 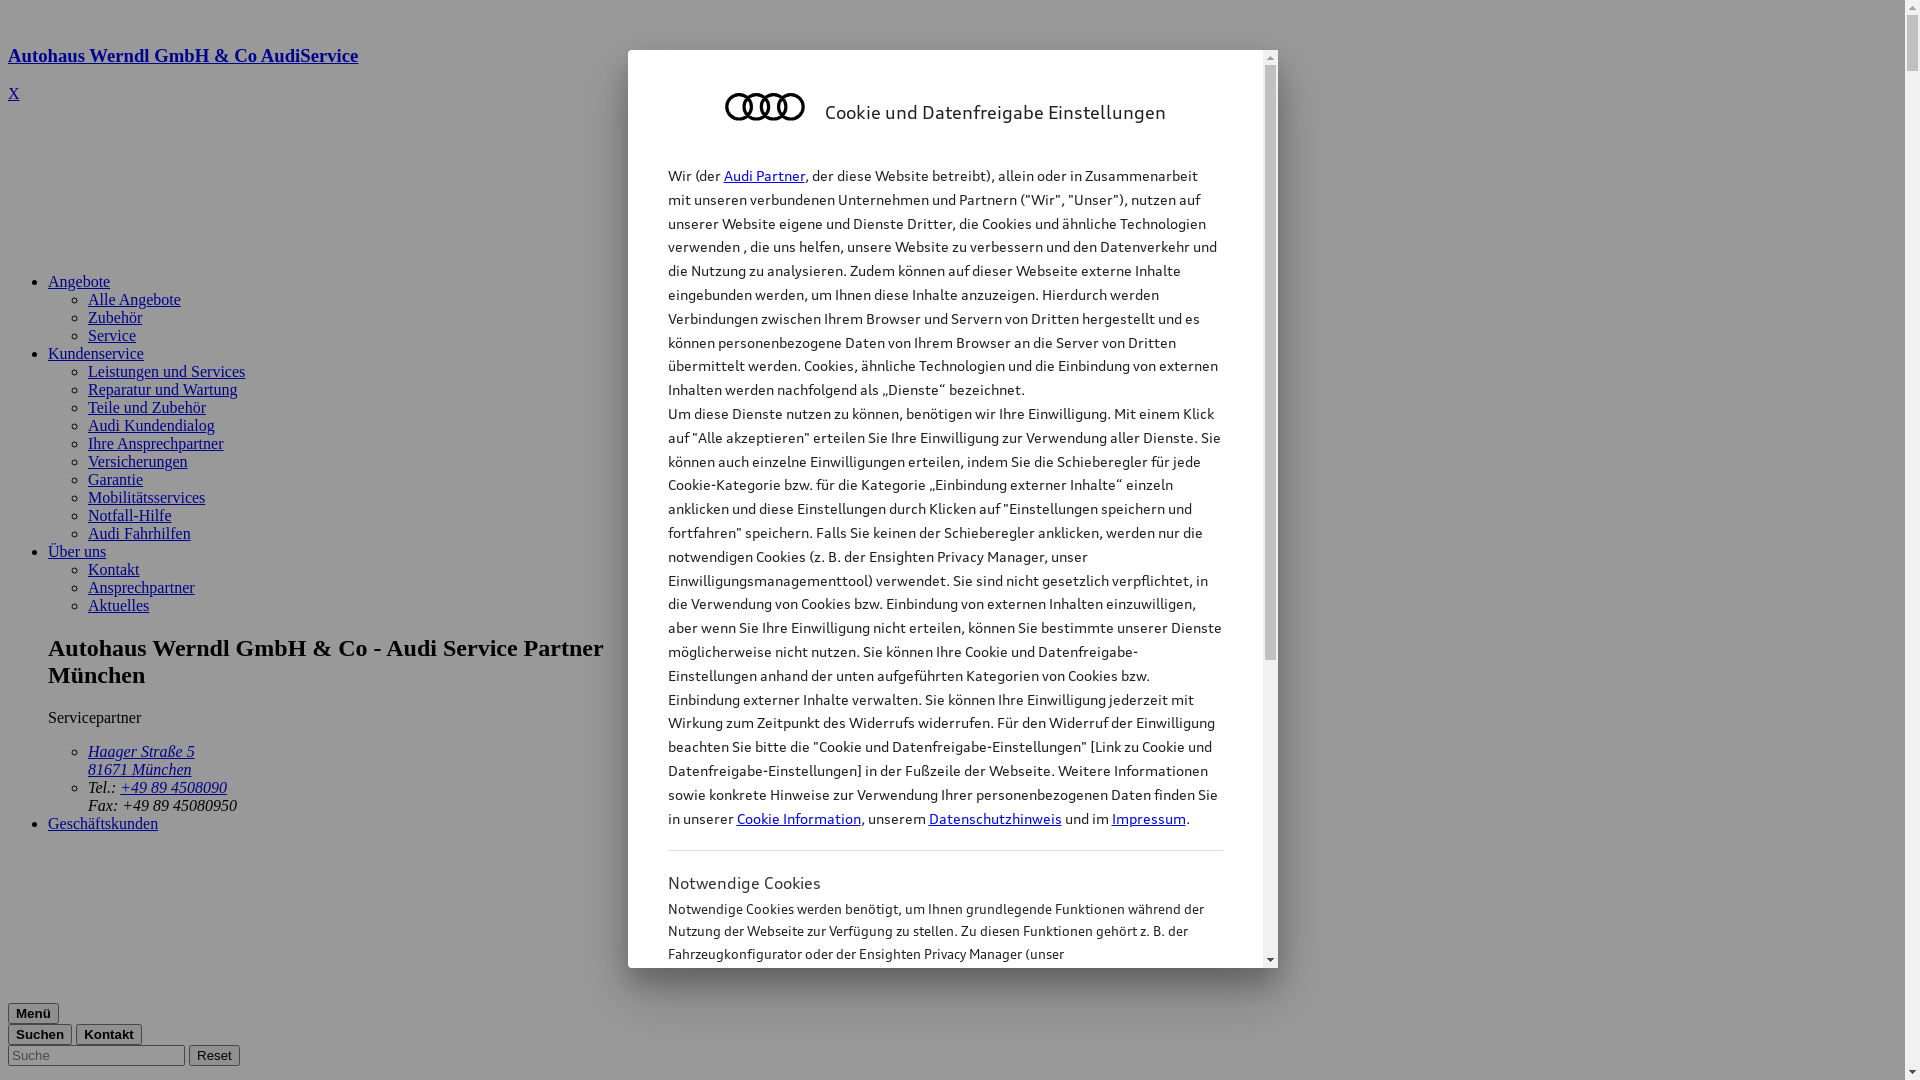 What do you see at coordinates (150, 424) in the screenshot?
I see `'Audi Kundendialog'` at bounding box center [150, 424].